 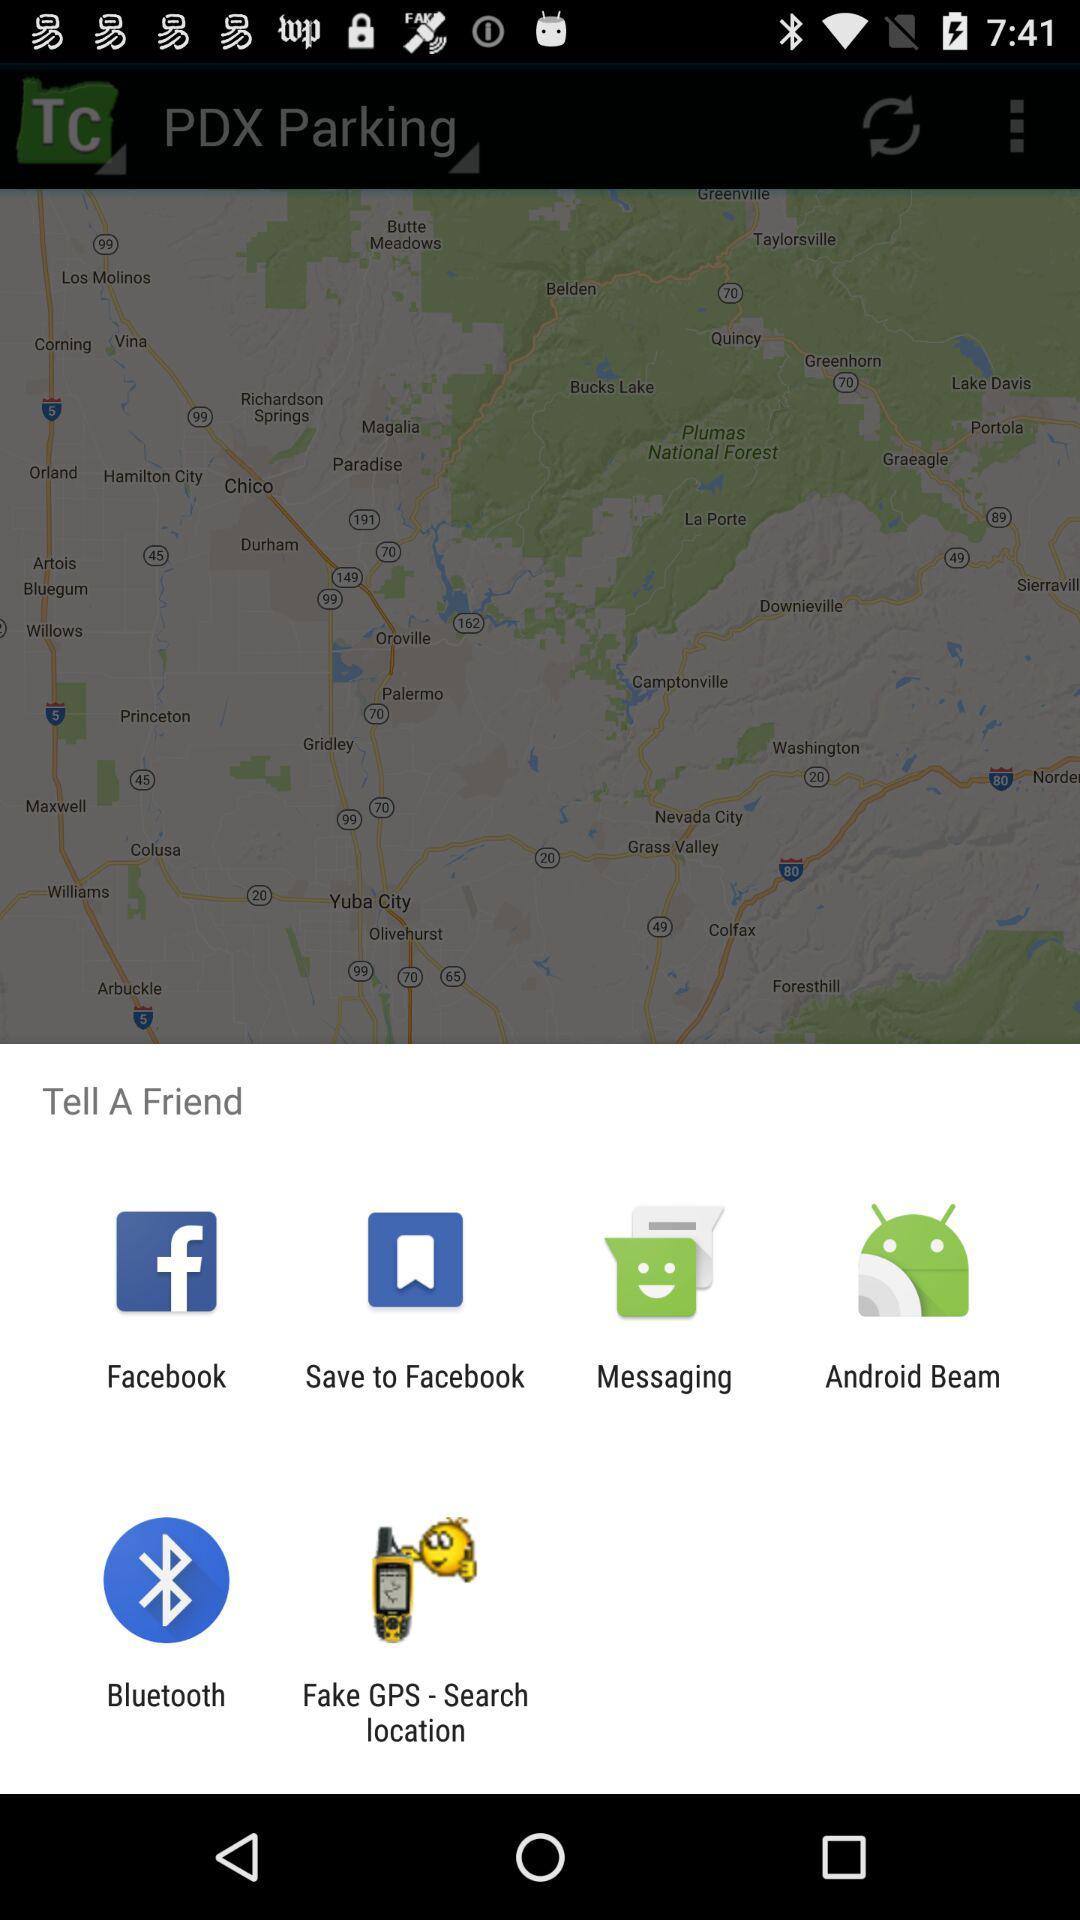 What do you see at coordinates (414, 1392) in the screenshot?
I see `app next to the messaging` at bounding box center [414, 1392].